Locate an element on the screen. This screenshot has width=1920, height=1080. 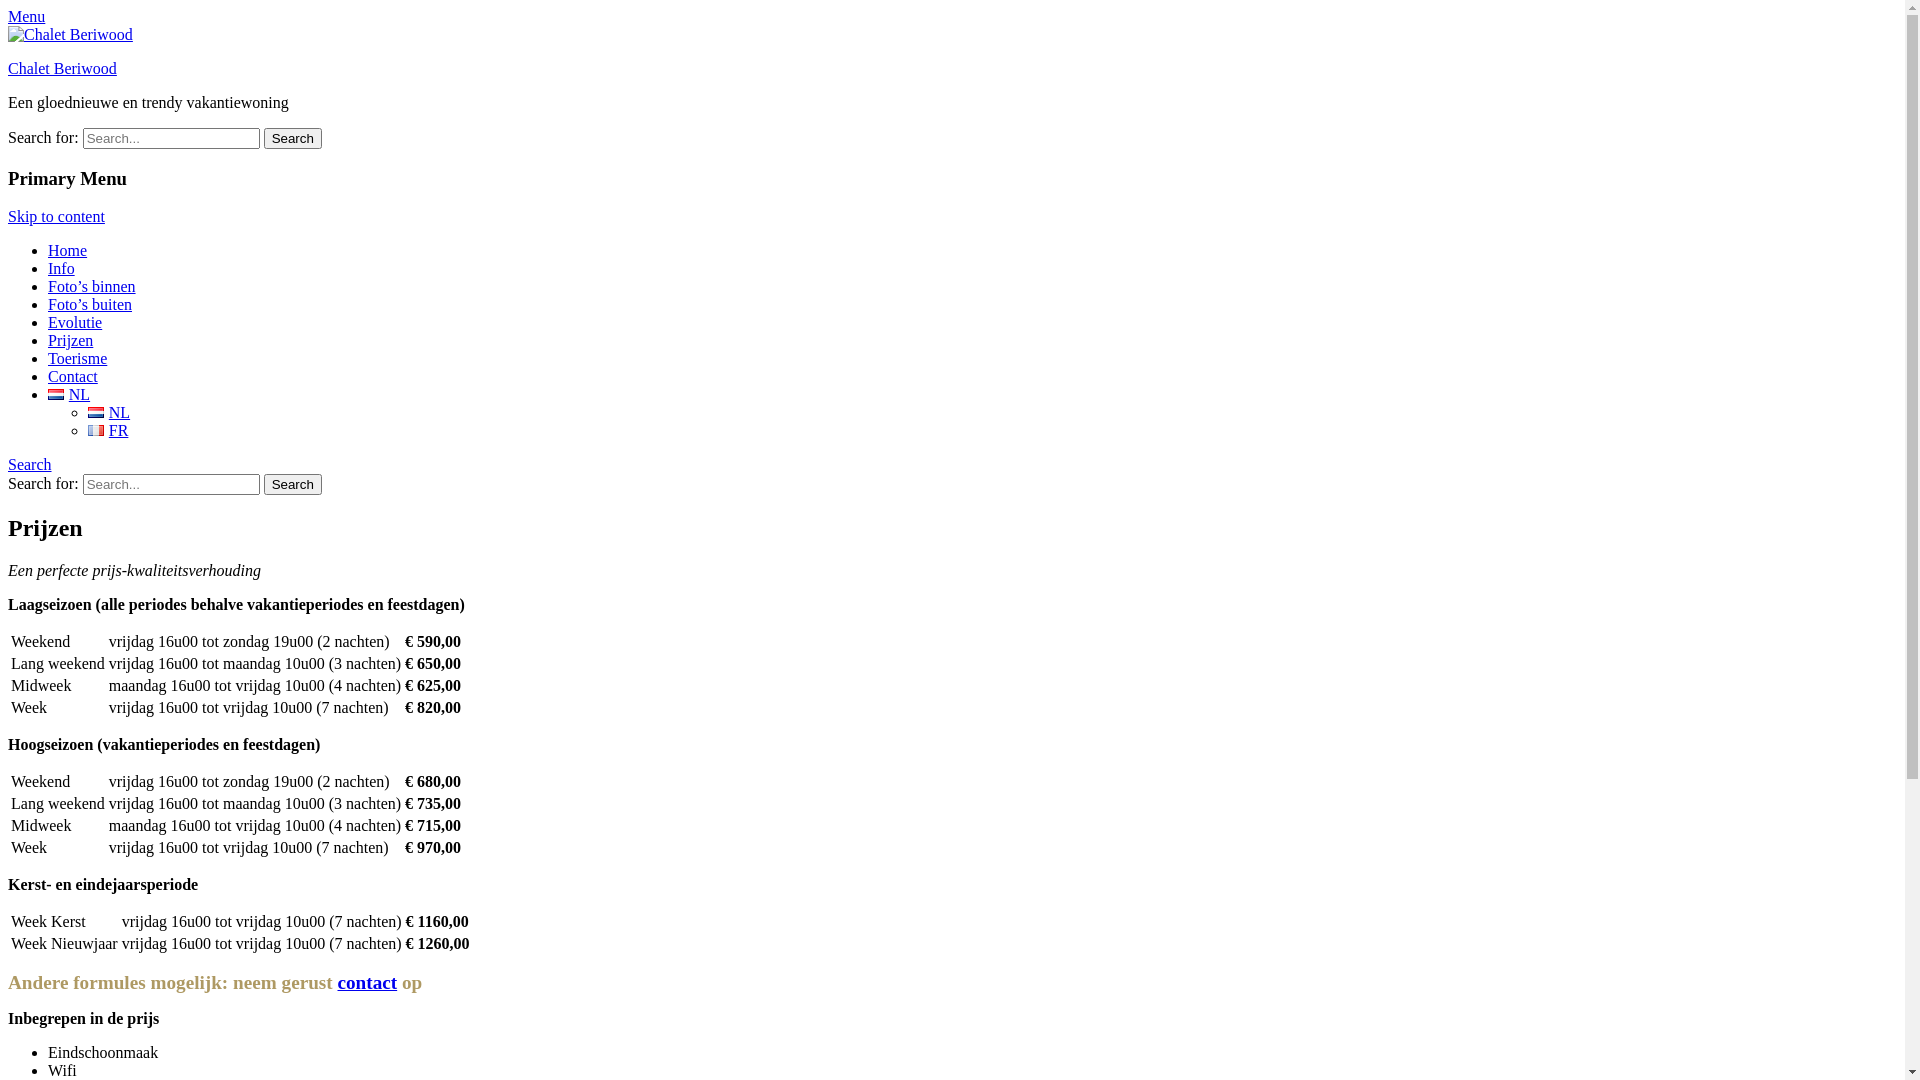
'Skip to content' is located at coordinates (56, 216).